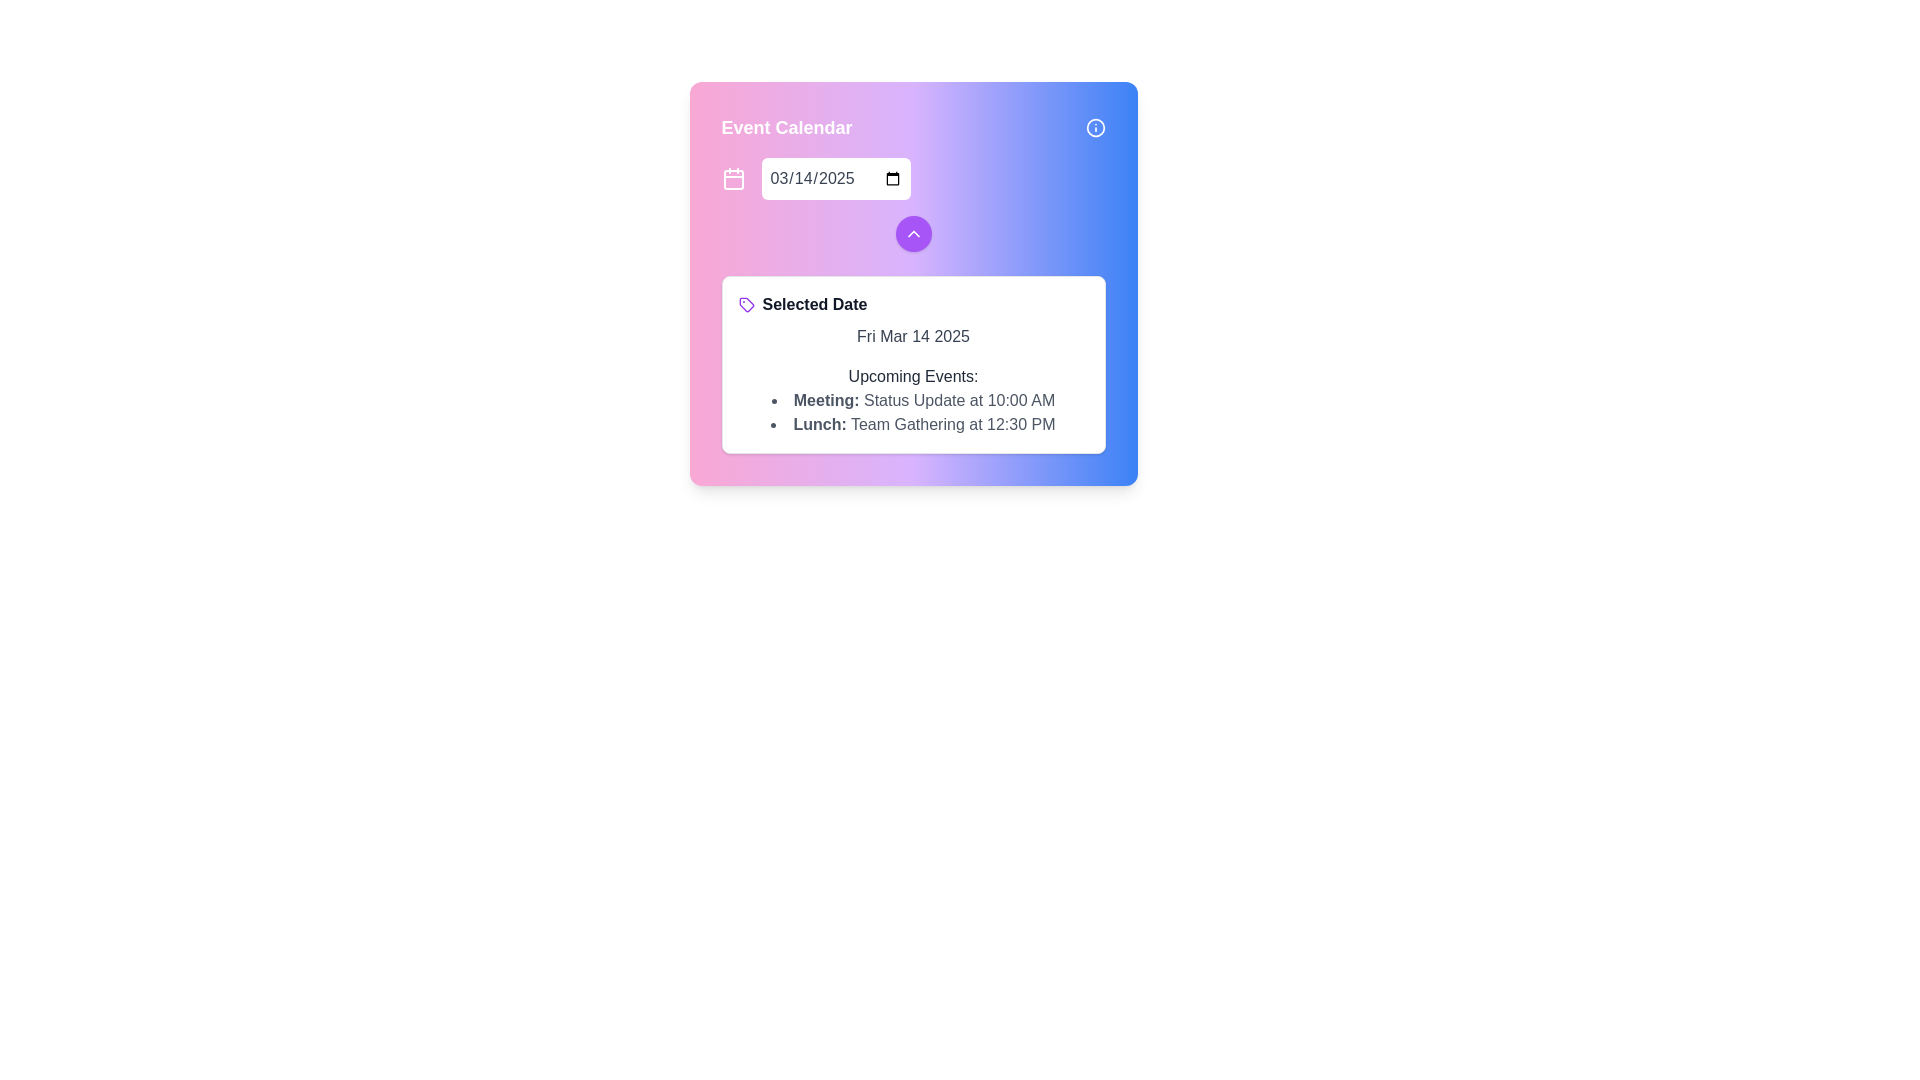 This screenshot has height=1080, width=1920. I want to click on the text label displaying the date 'Fri Mar 14 2025', which is located below the 'Selected Date' label in the white card section of the UI, so click(912, 335).